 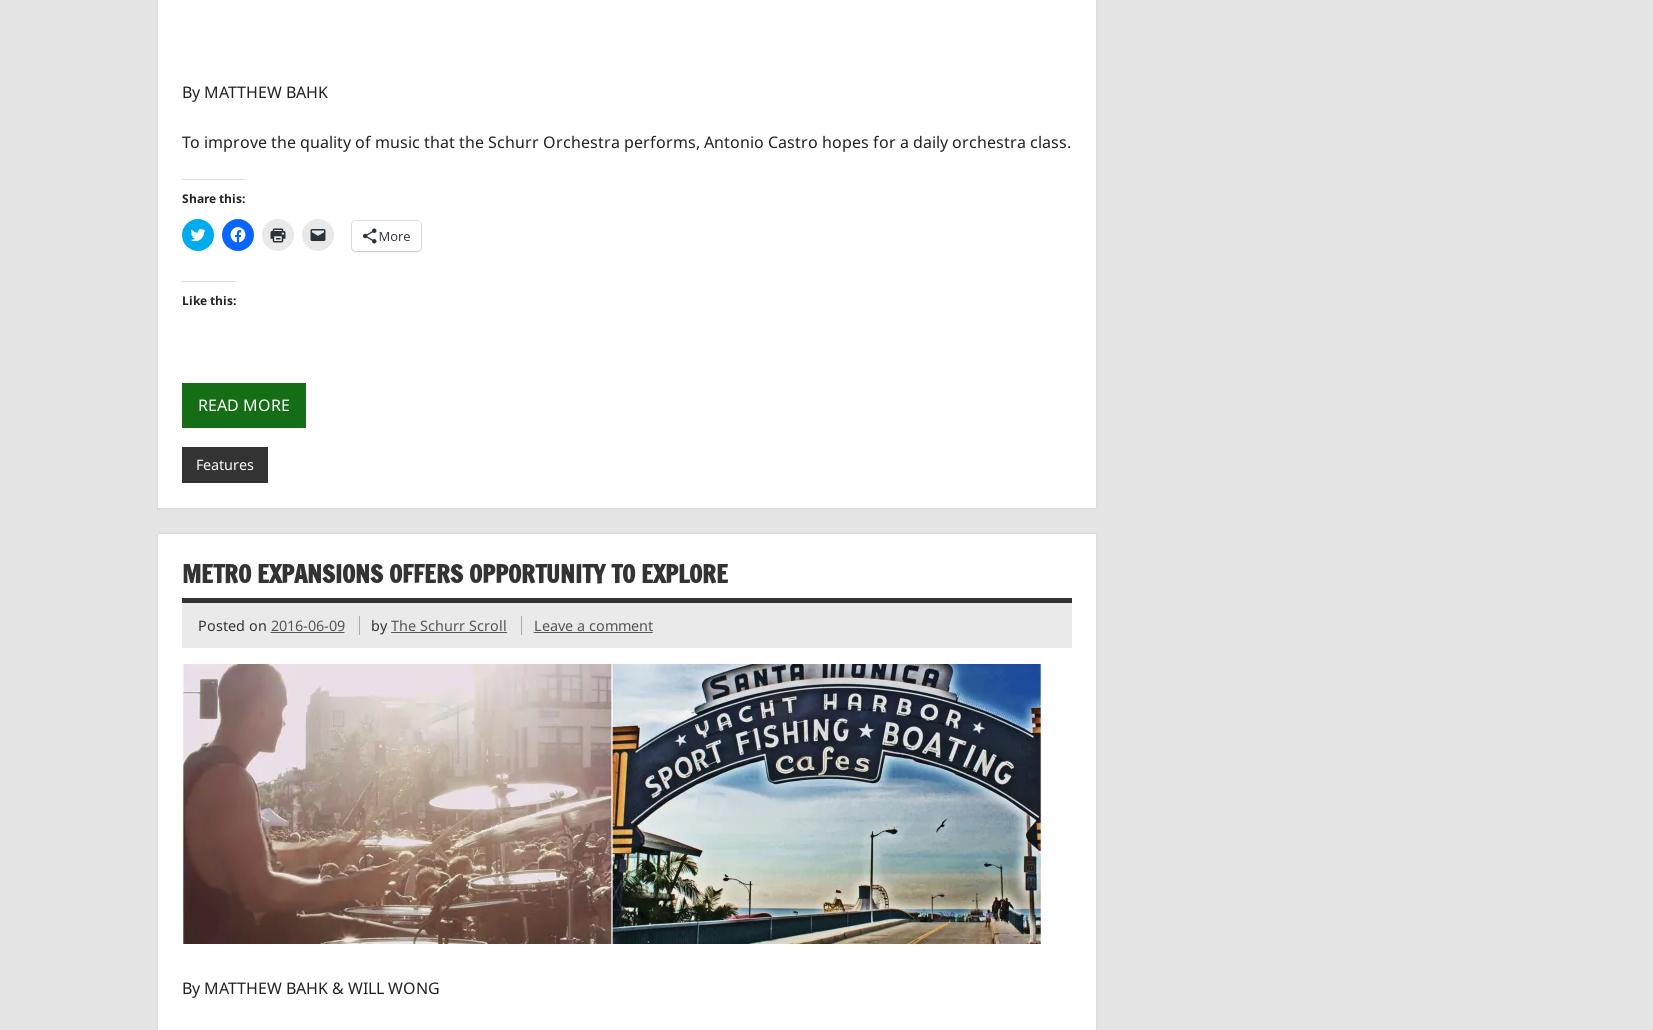 What do you see at coordinates (211, 198) in the screenshot?
I see `'Share this:'` at bounding box center [211, 198].